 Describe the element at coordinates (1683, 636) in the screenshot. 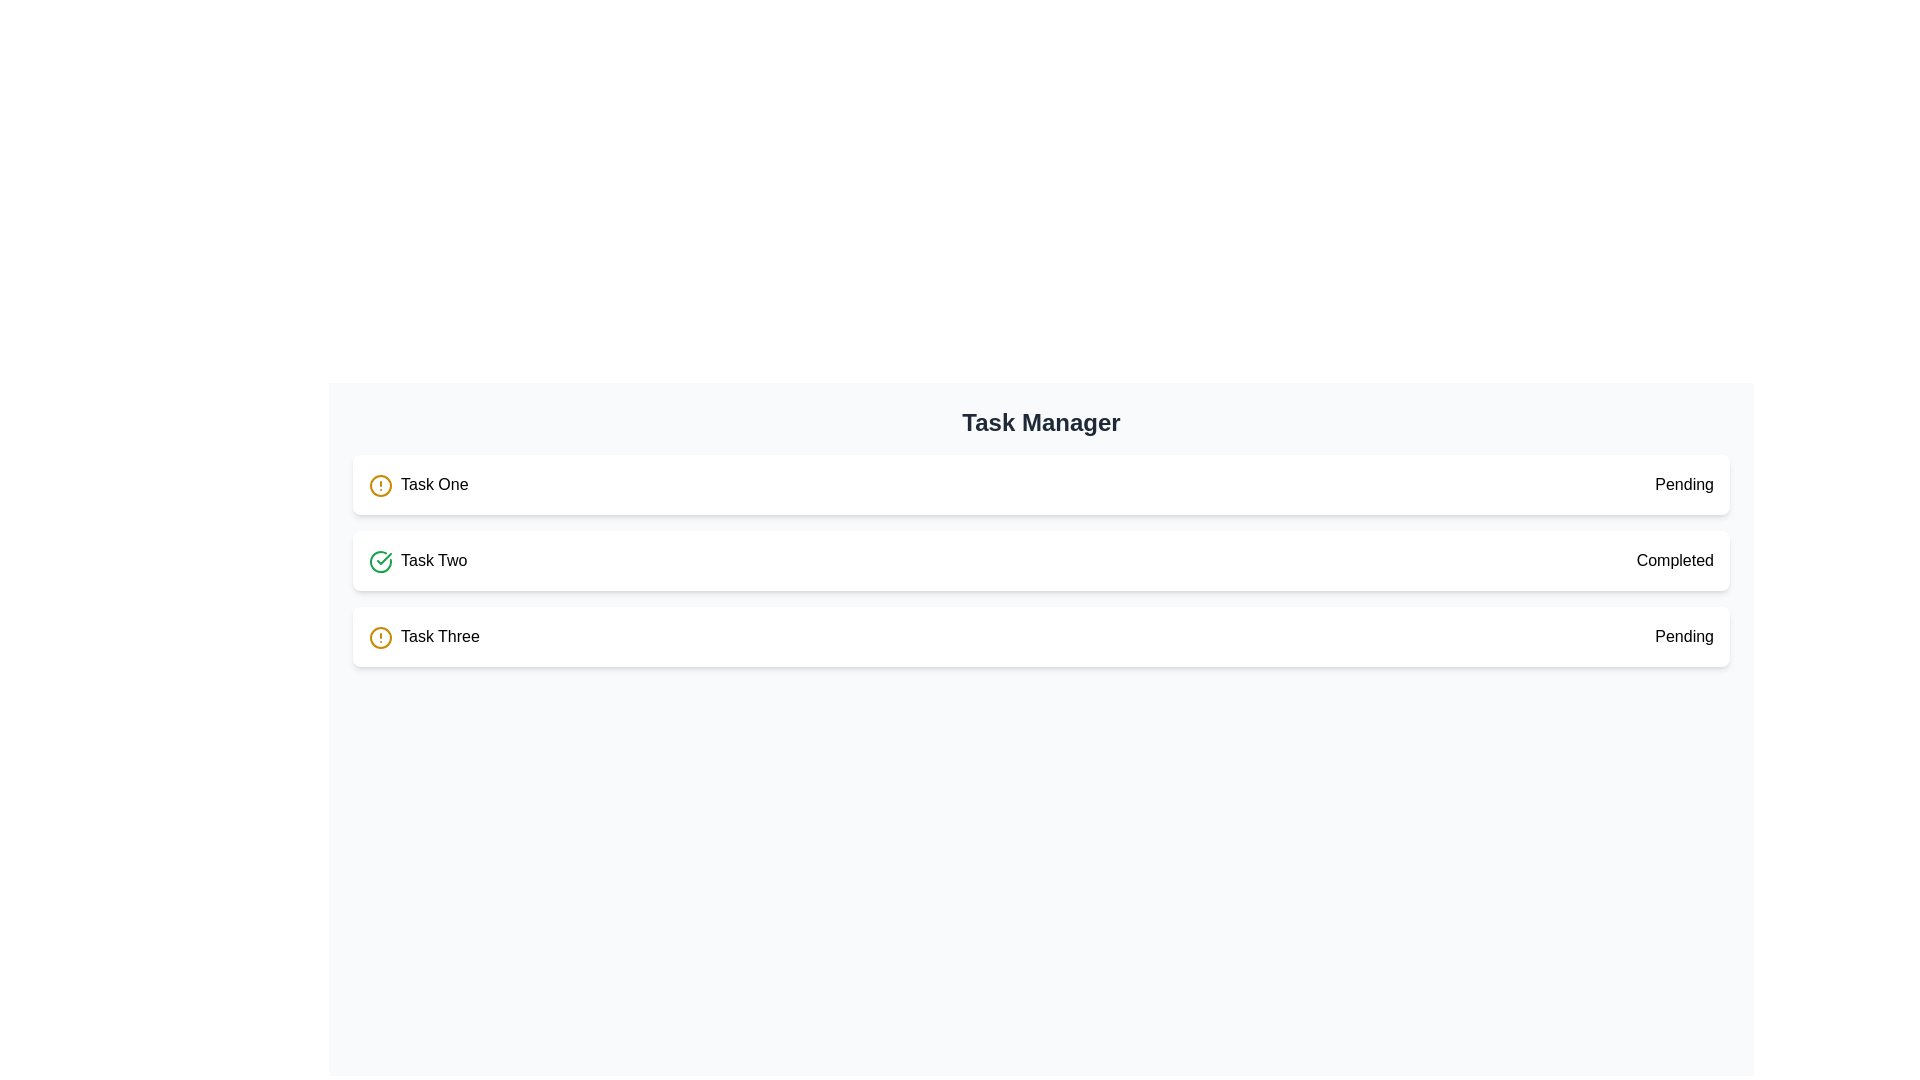

I see `the status indicator for 'Task Three' which shows 'Pending'` at that location.